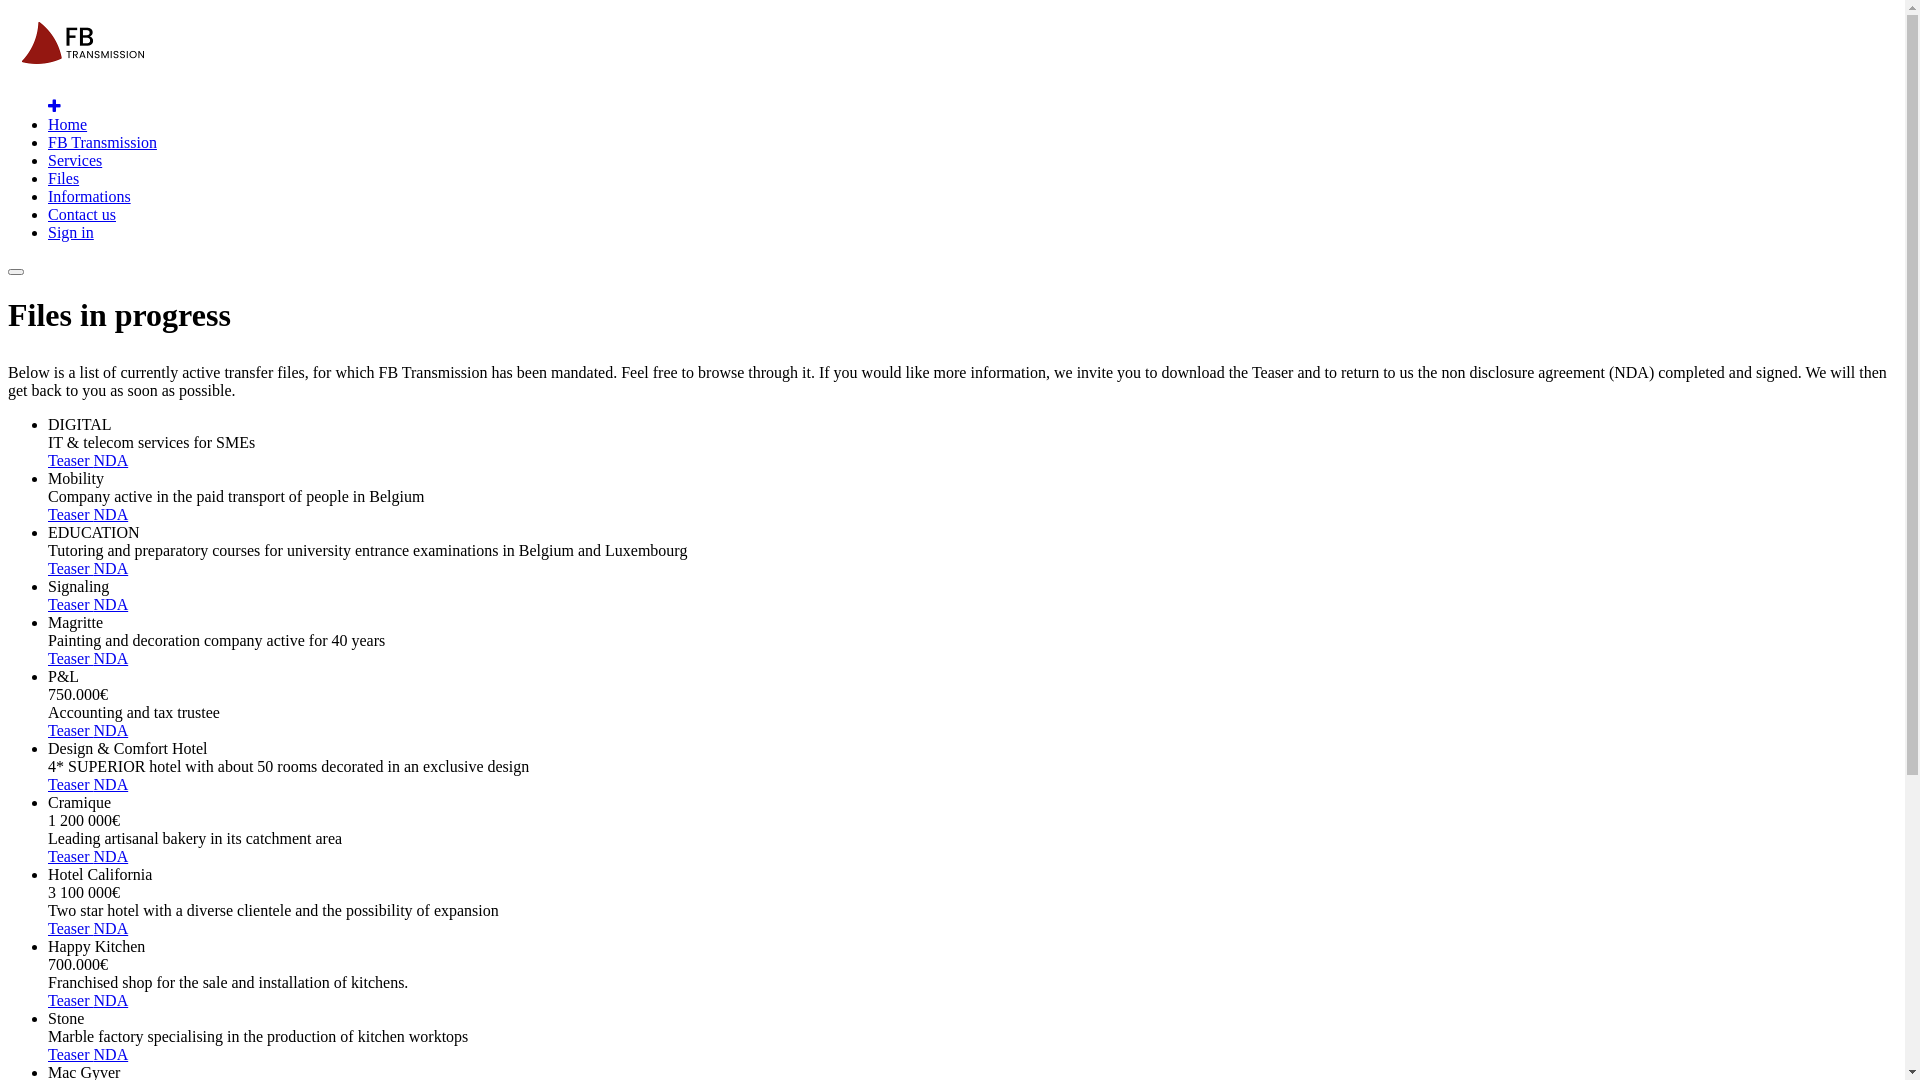 This screenshot has width=1920, height=1080. What do you see at coordinates (110, 658) in the screenshot?
I see `'NDA'` at bounding box center [110, 658].